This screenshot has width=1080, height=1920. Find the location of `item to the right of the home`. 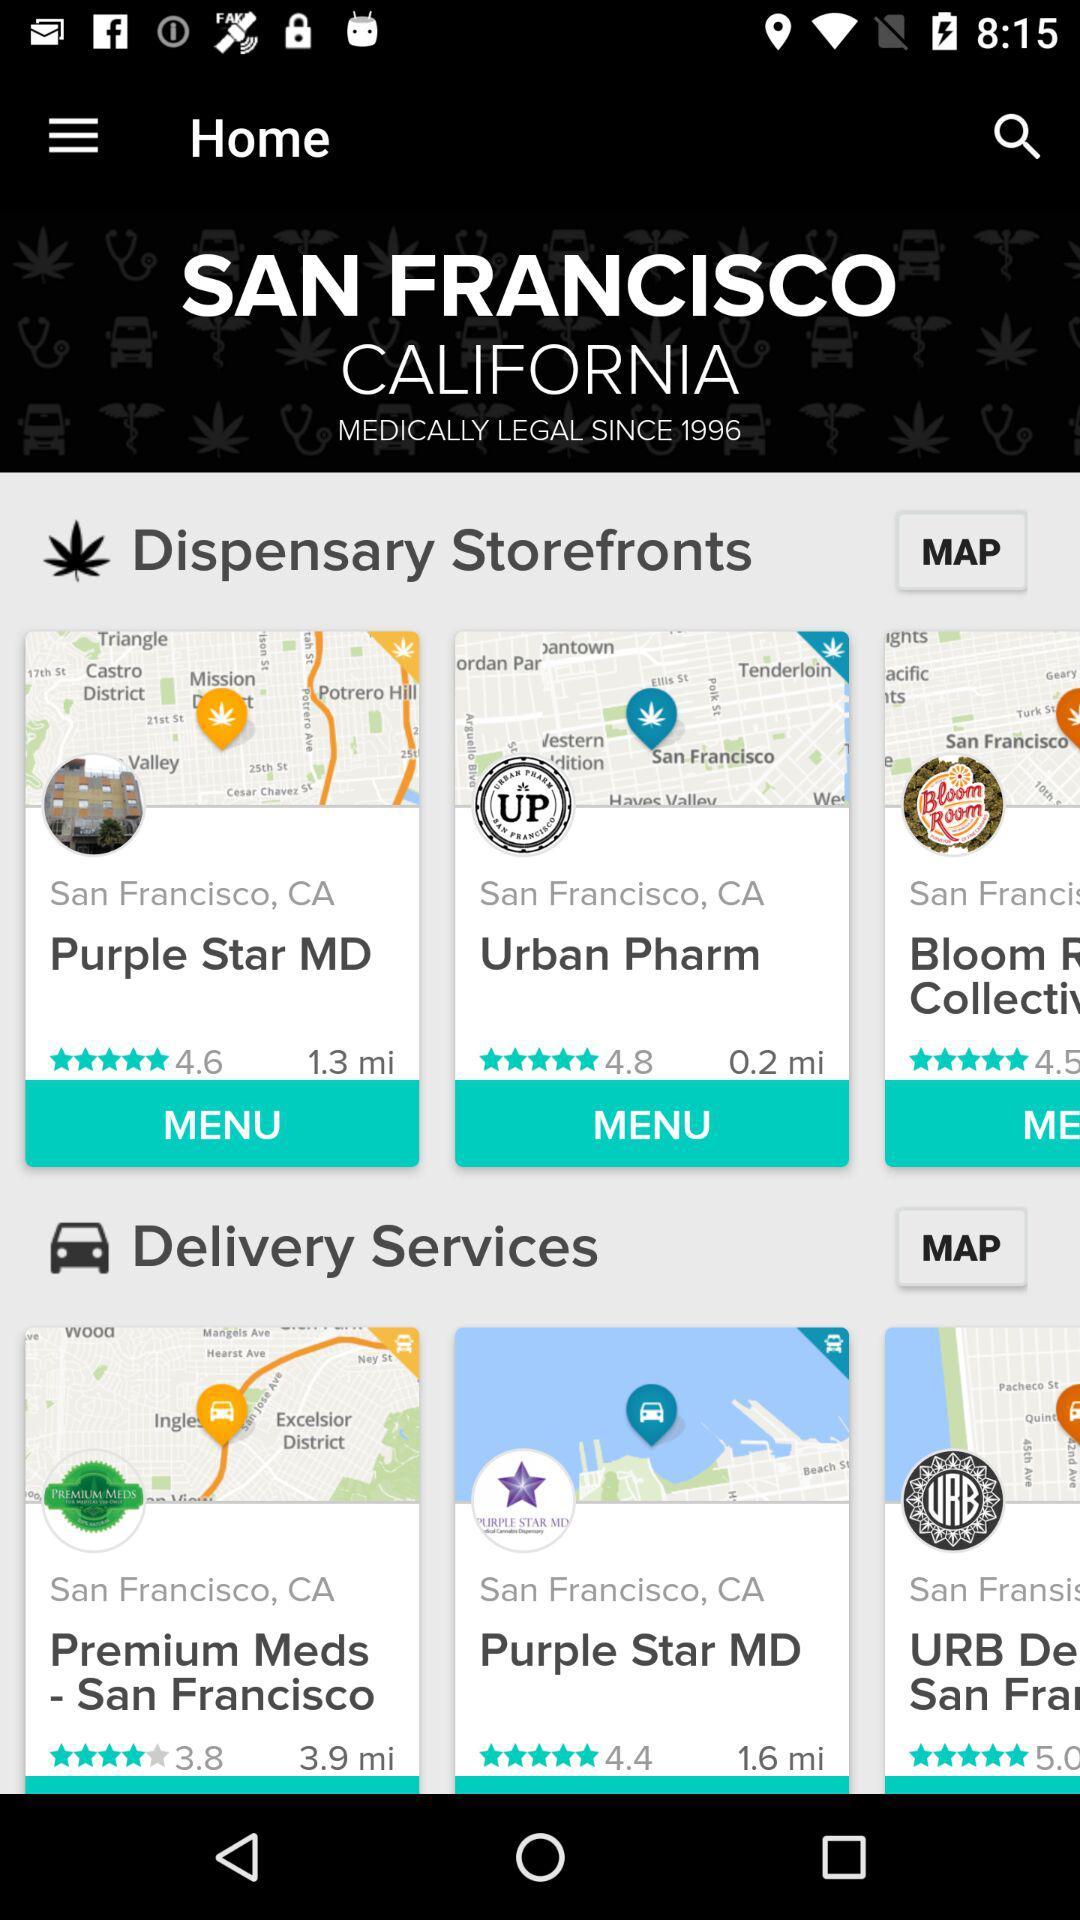

item to the right of the home is located at coordinates (1017, 135).